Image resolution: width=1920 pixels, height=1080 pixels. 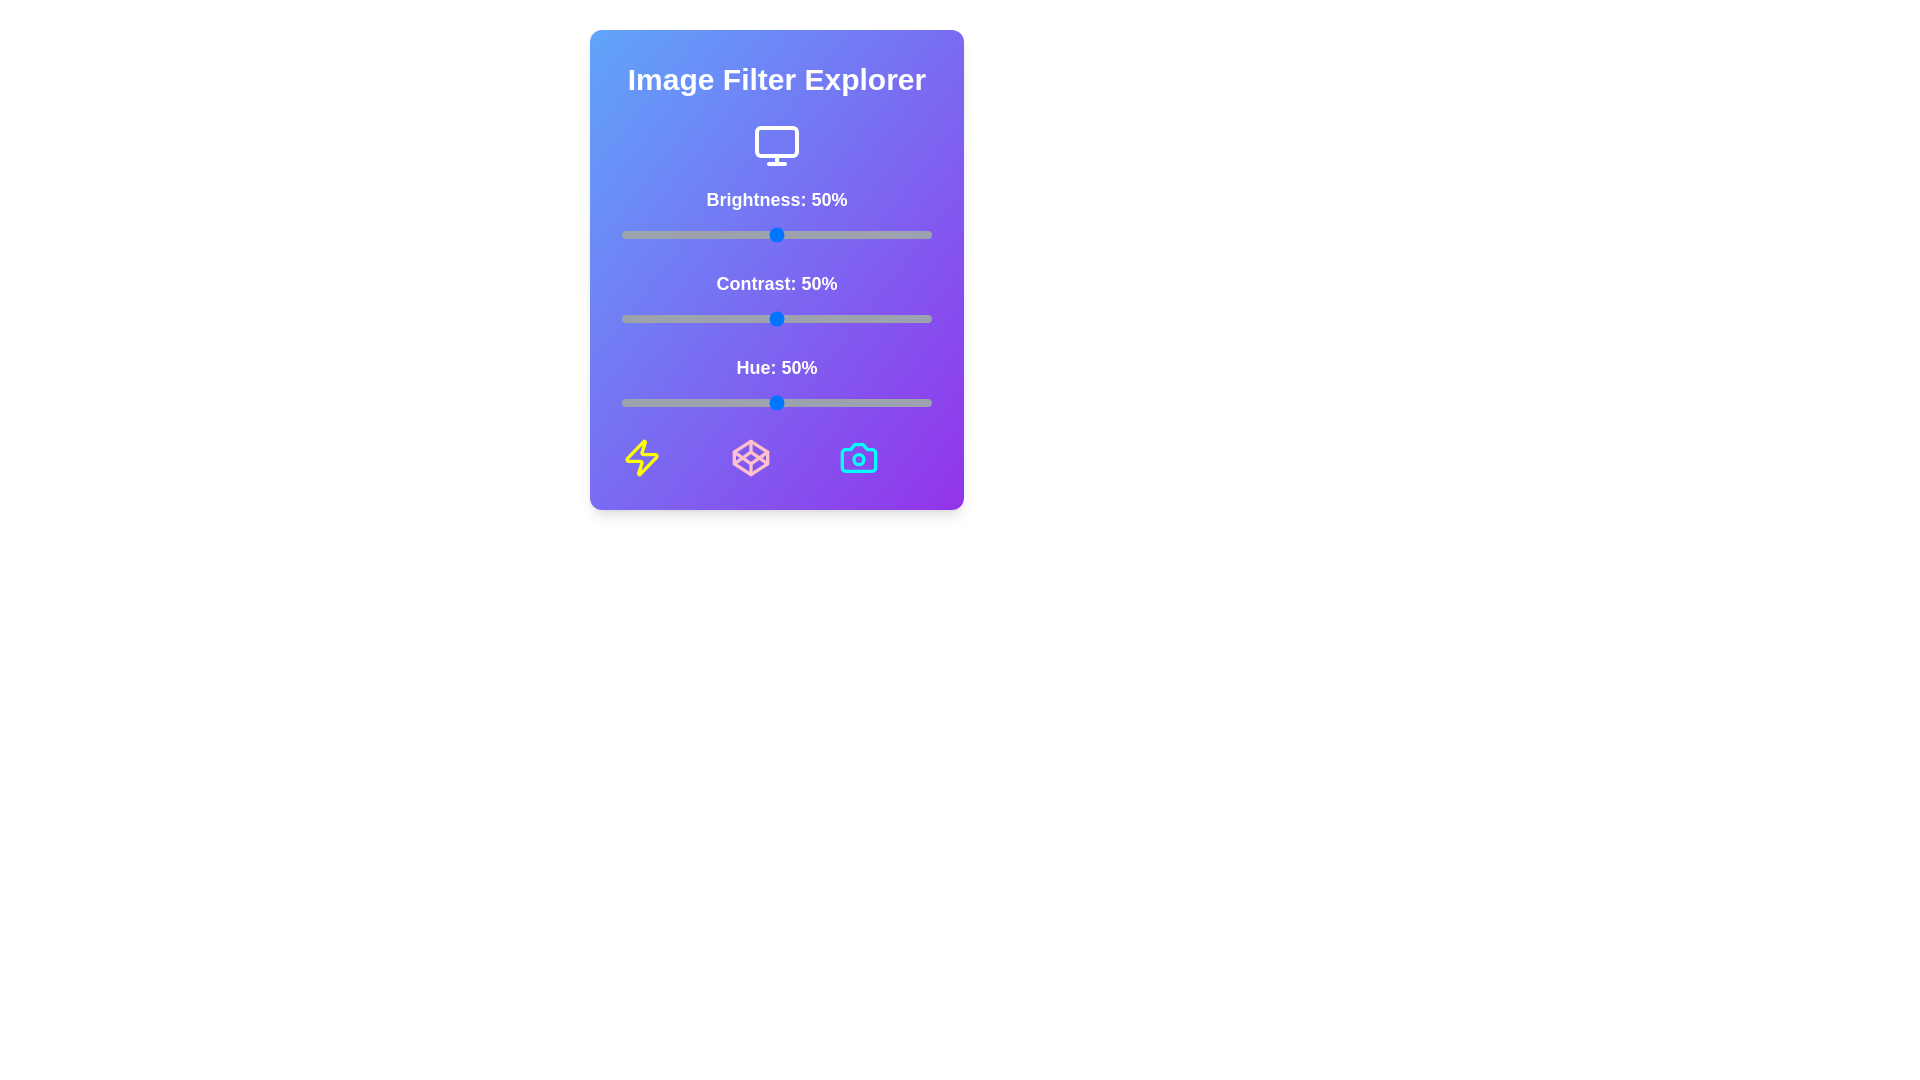 What do you see at coordinates (788, 234) in the screenshot?
I see `the brightness slider to 54%` at bounding box center [788, 234].